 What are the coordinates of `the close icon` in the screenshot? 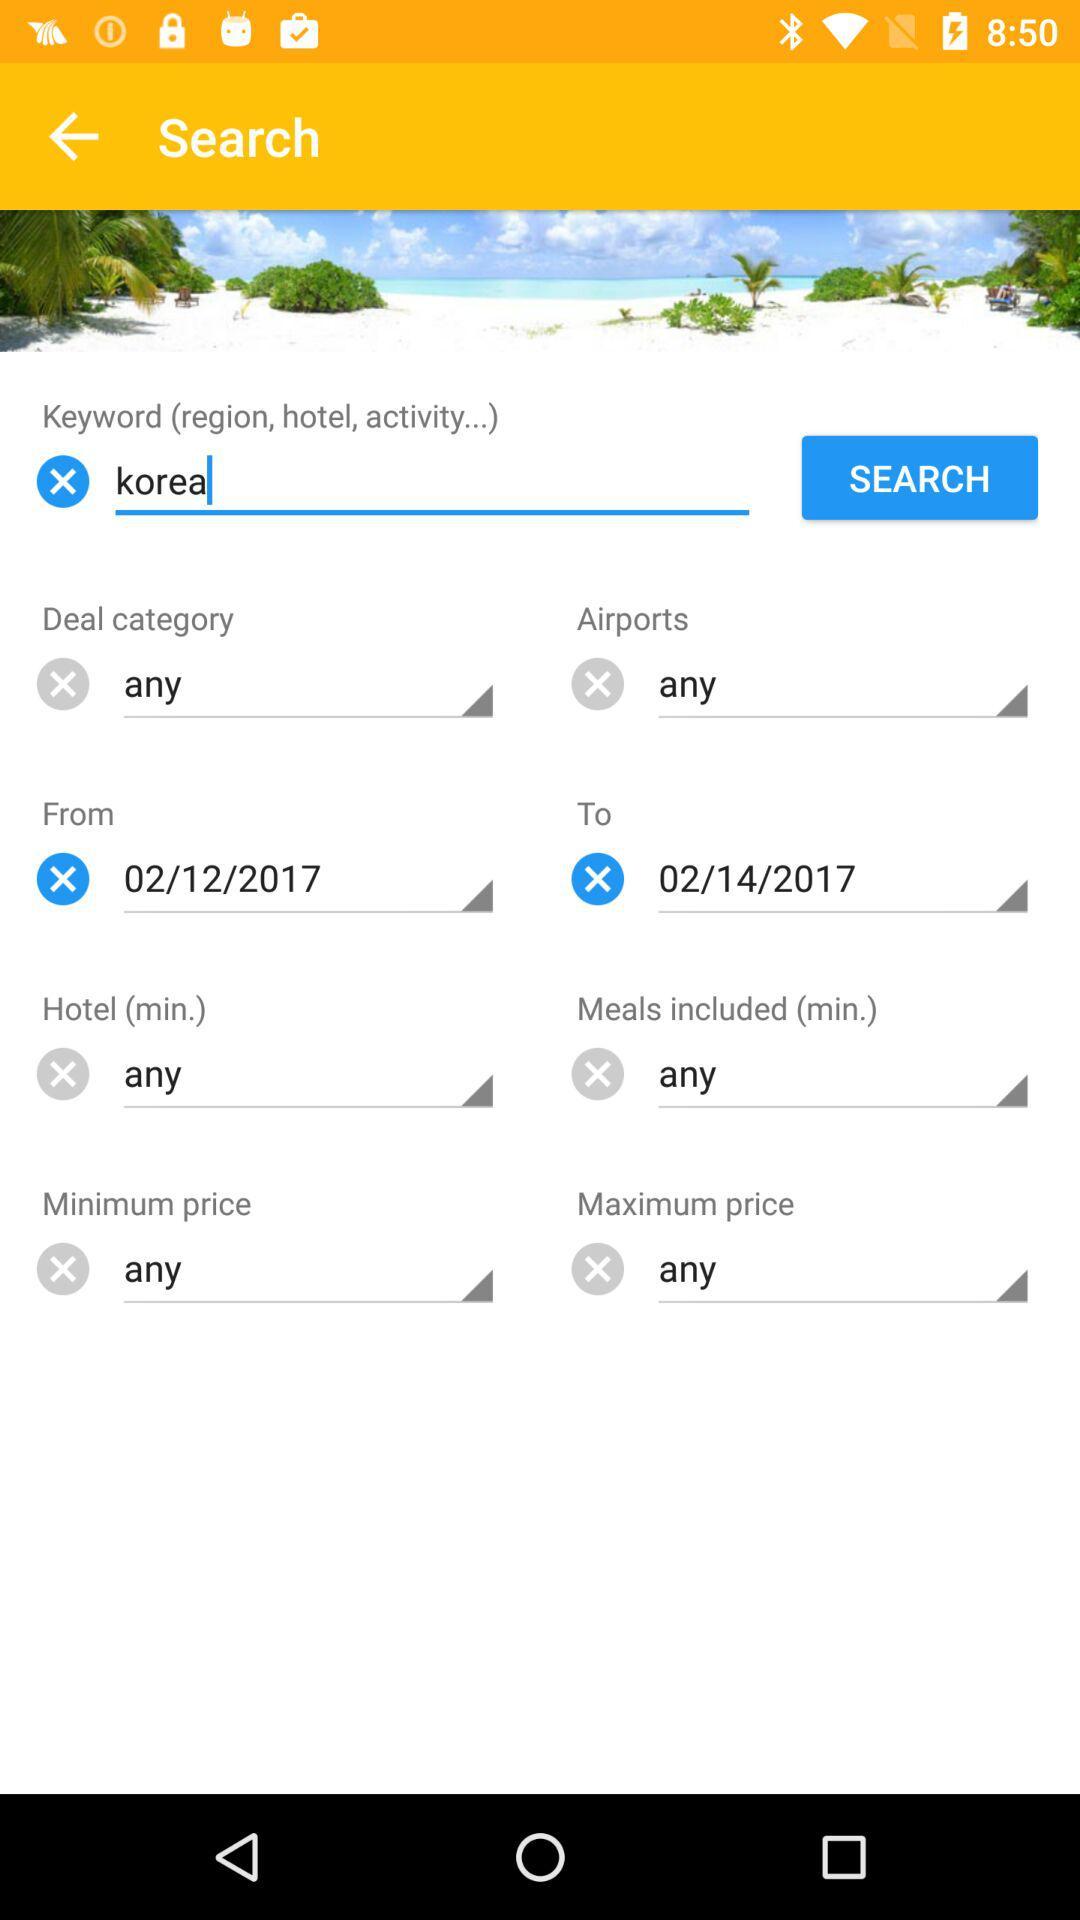 It's located at (61, 1073).